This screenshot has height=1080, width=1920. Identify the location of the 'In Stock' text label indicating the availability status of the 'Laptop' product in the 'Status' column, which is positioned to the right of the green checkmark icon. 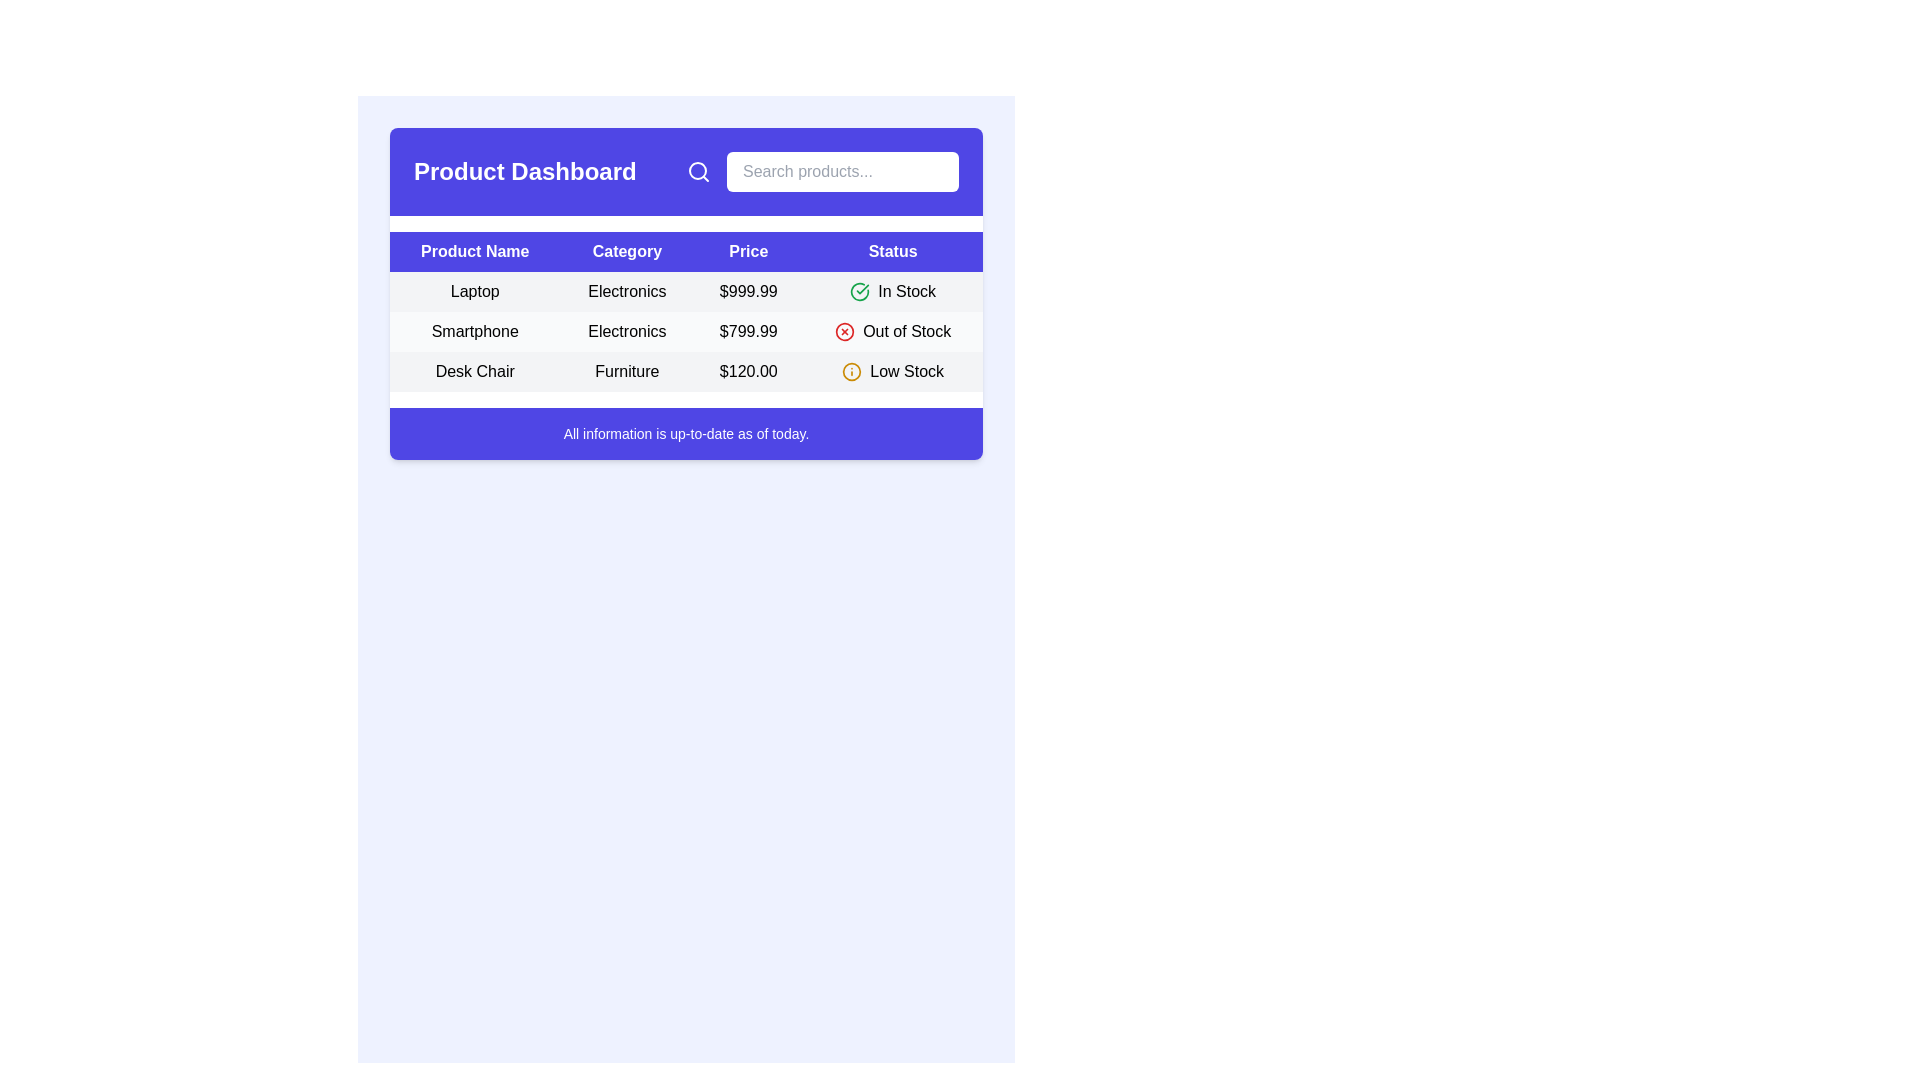
(906, 292).